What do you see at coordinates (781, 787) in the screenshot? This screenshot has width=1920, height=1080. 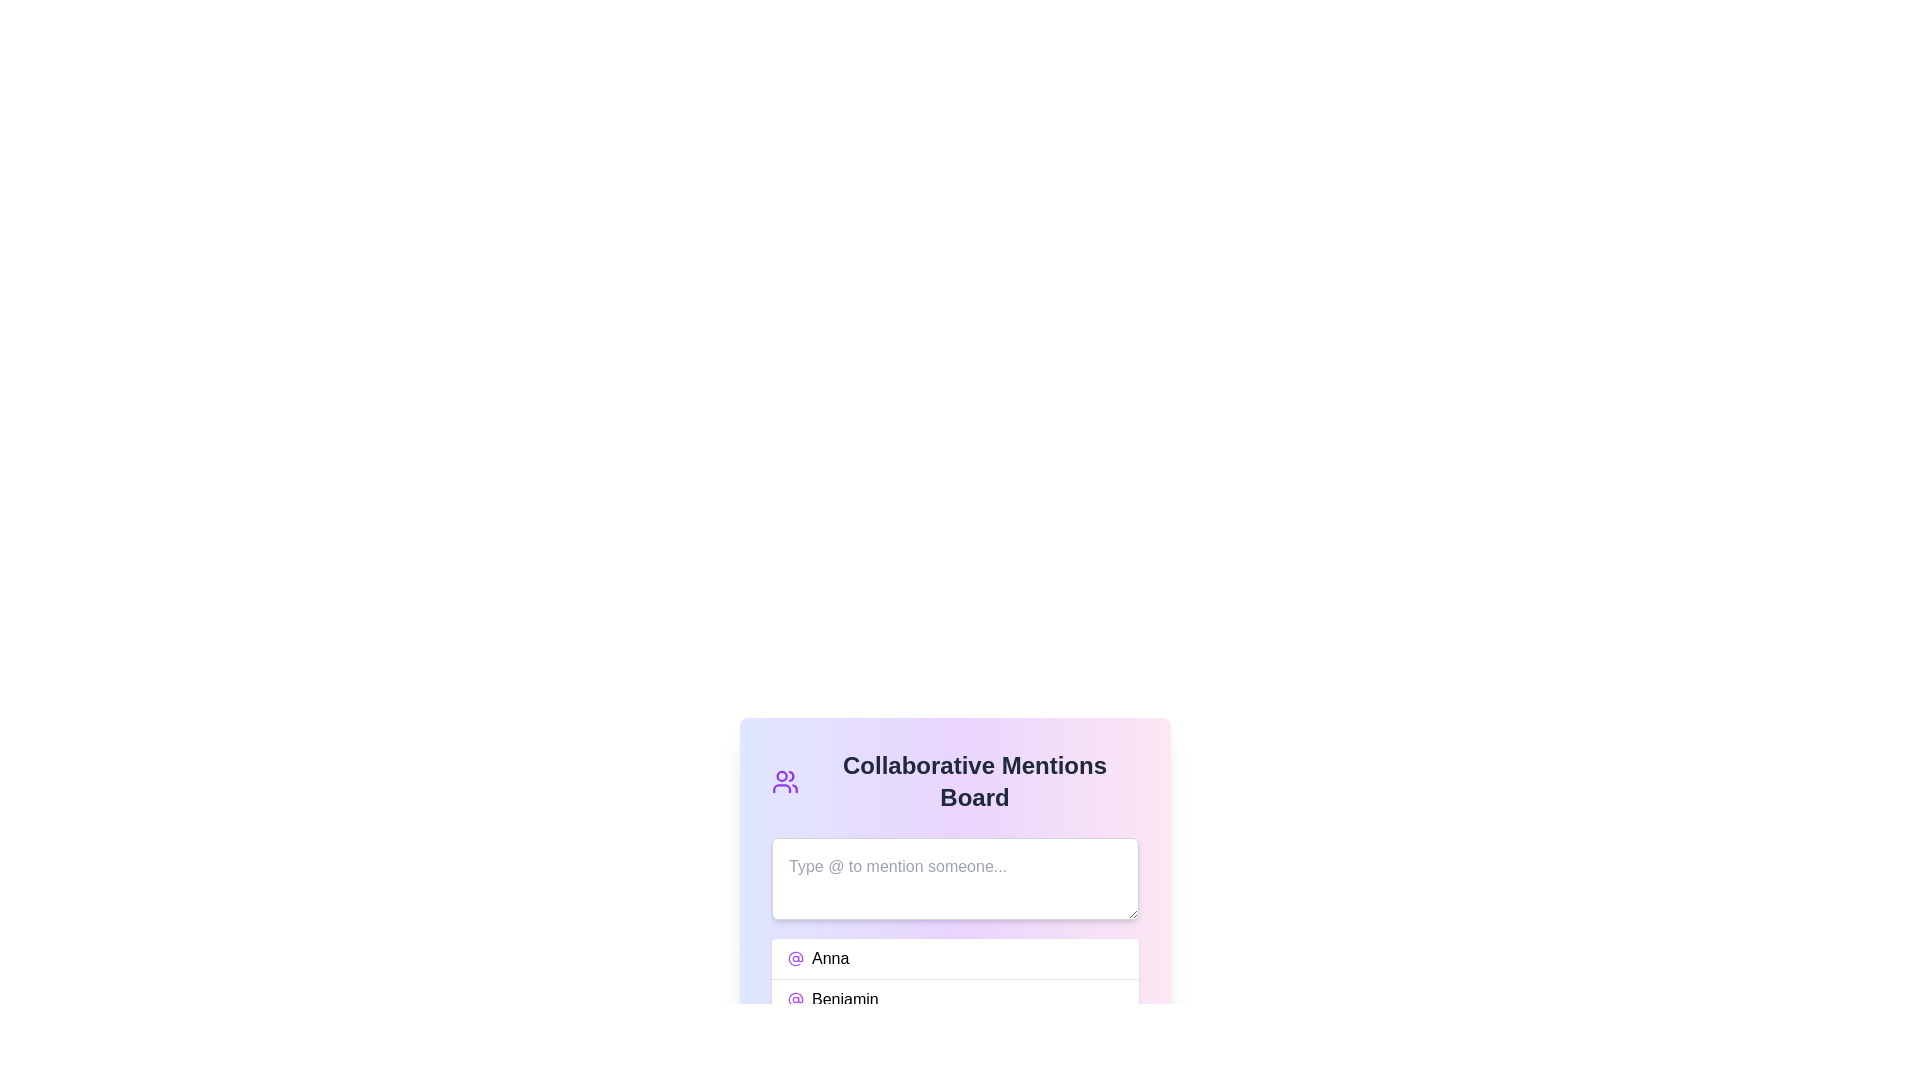 I see `the lower part of the group icon, which is a vector graphic styled to resemble a curved arc, located at the top-left corner above the 'Collaborative Mentions Board' text` at bounding box center [781, 787].